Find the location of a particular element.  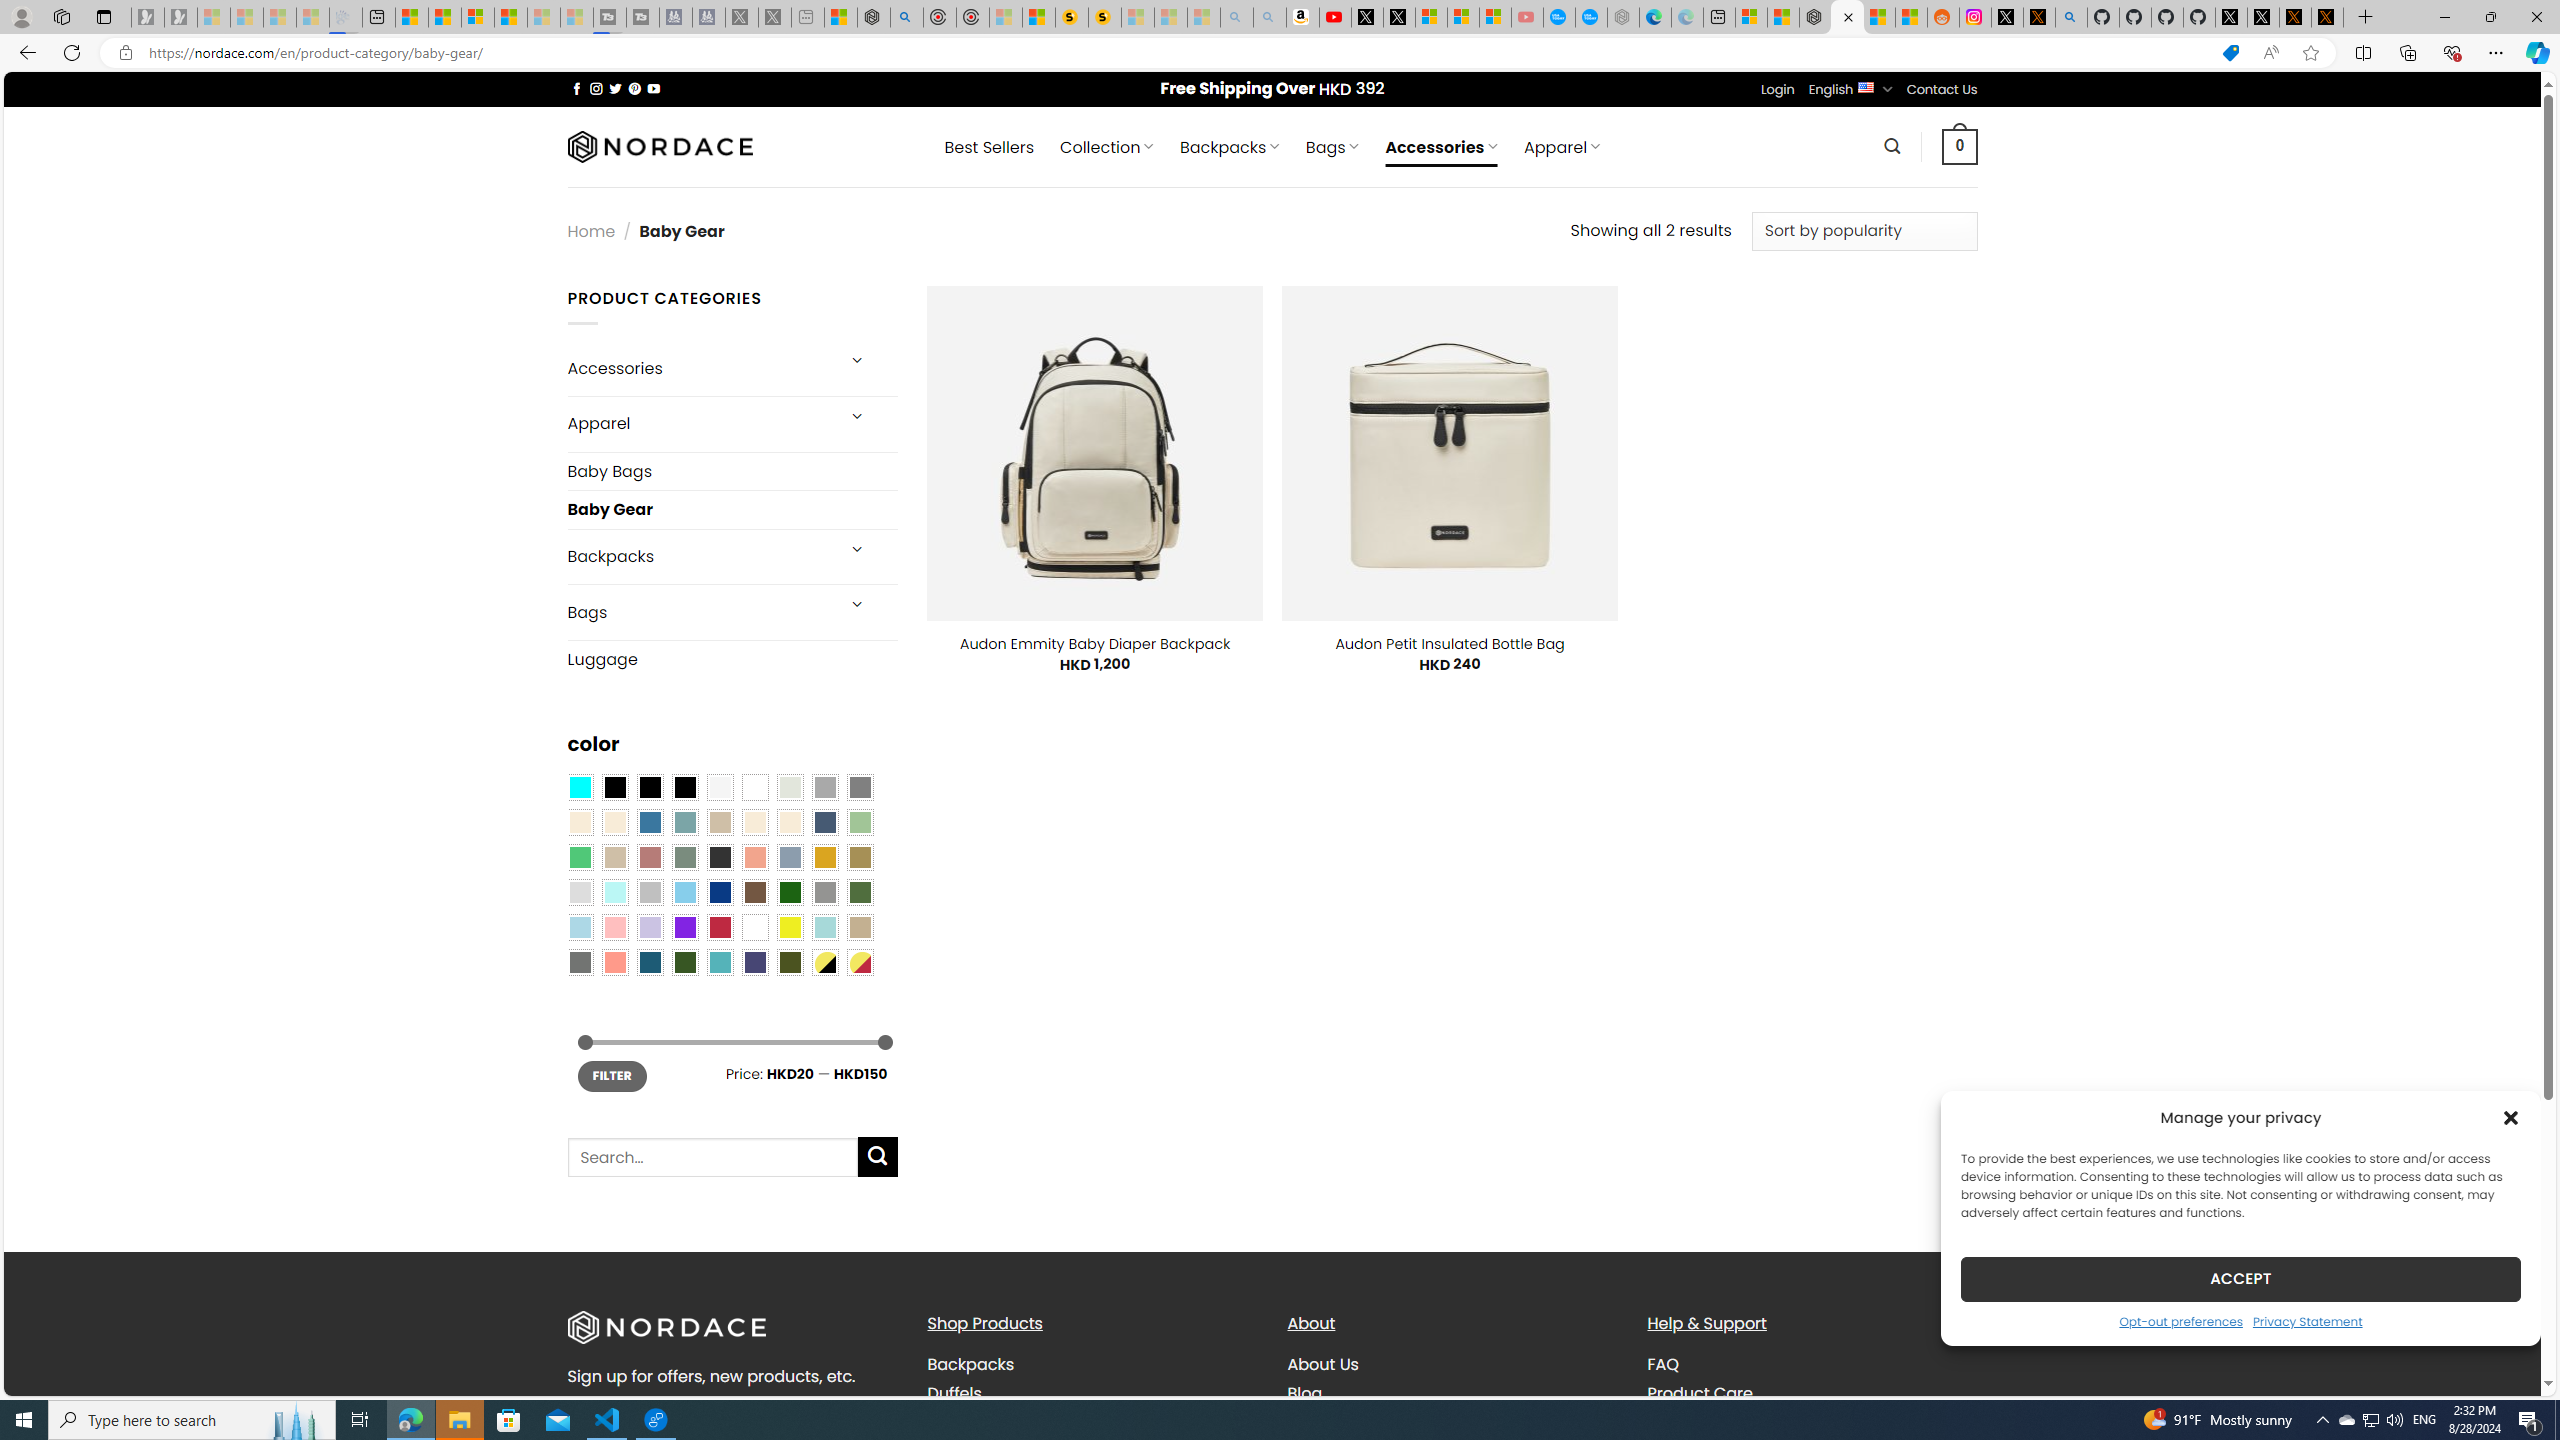

' Best Sellers' is located at coordinates (988, 146).